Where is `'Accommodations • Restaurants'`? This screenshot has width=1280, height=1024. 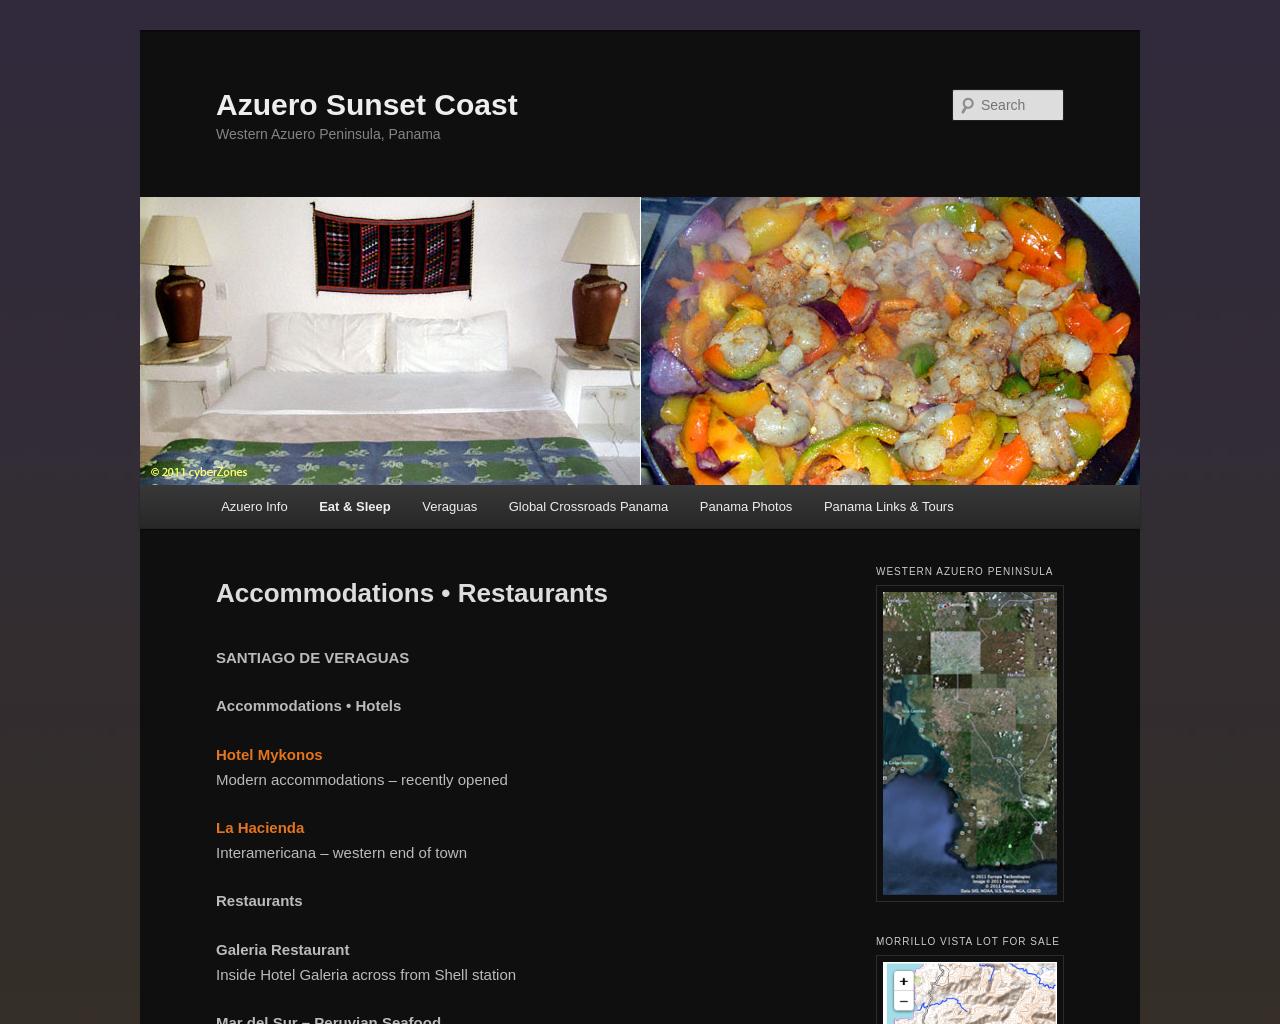 'Accommodations • Restaurants' is located at coordinates (410, 591).